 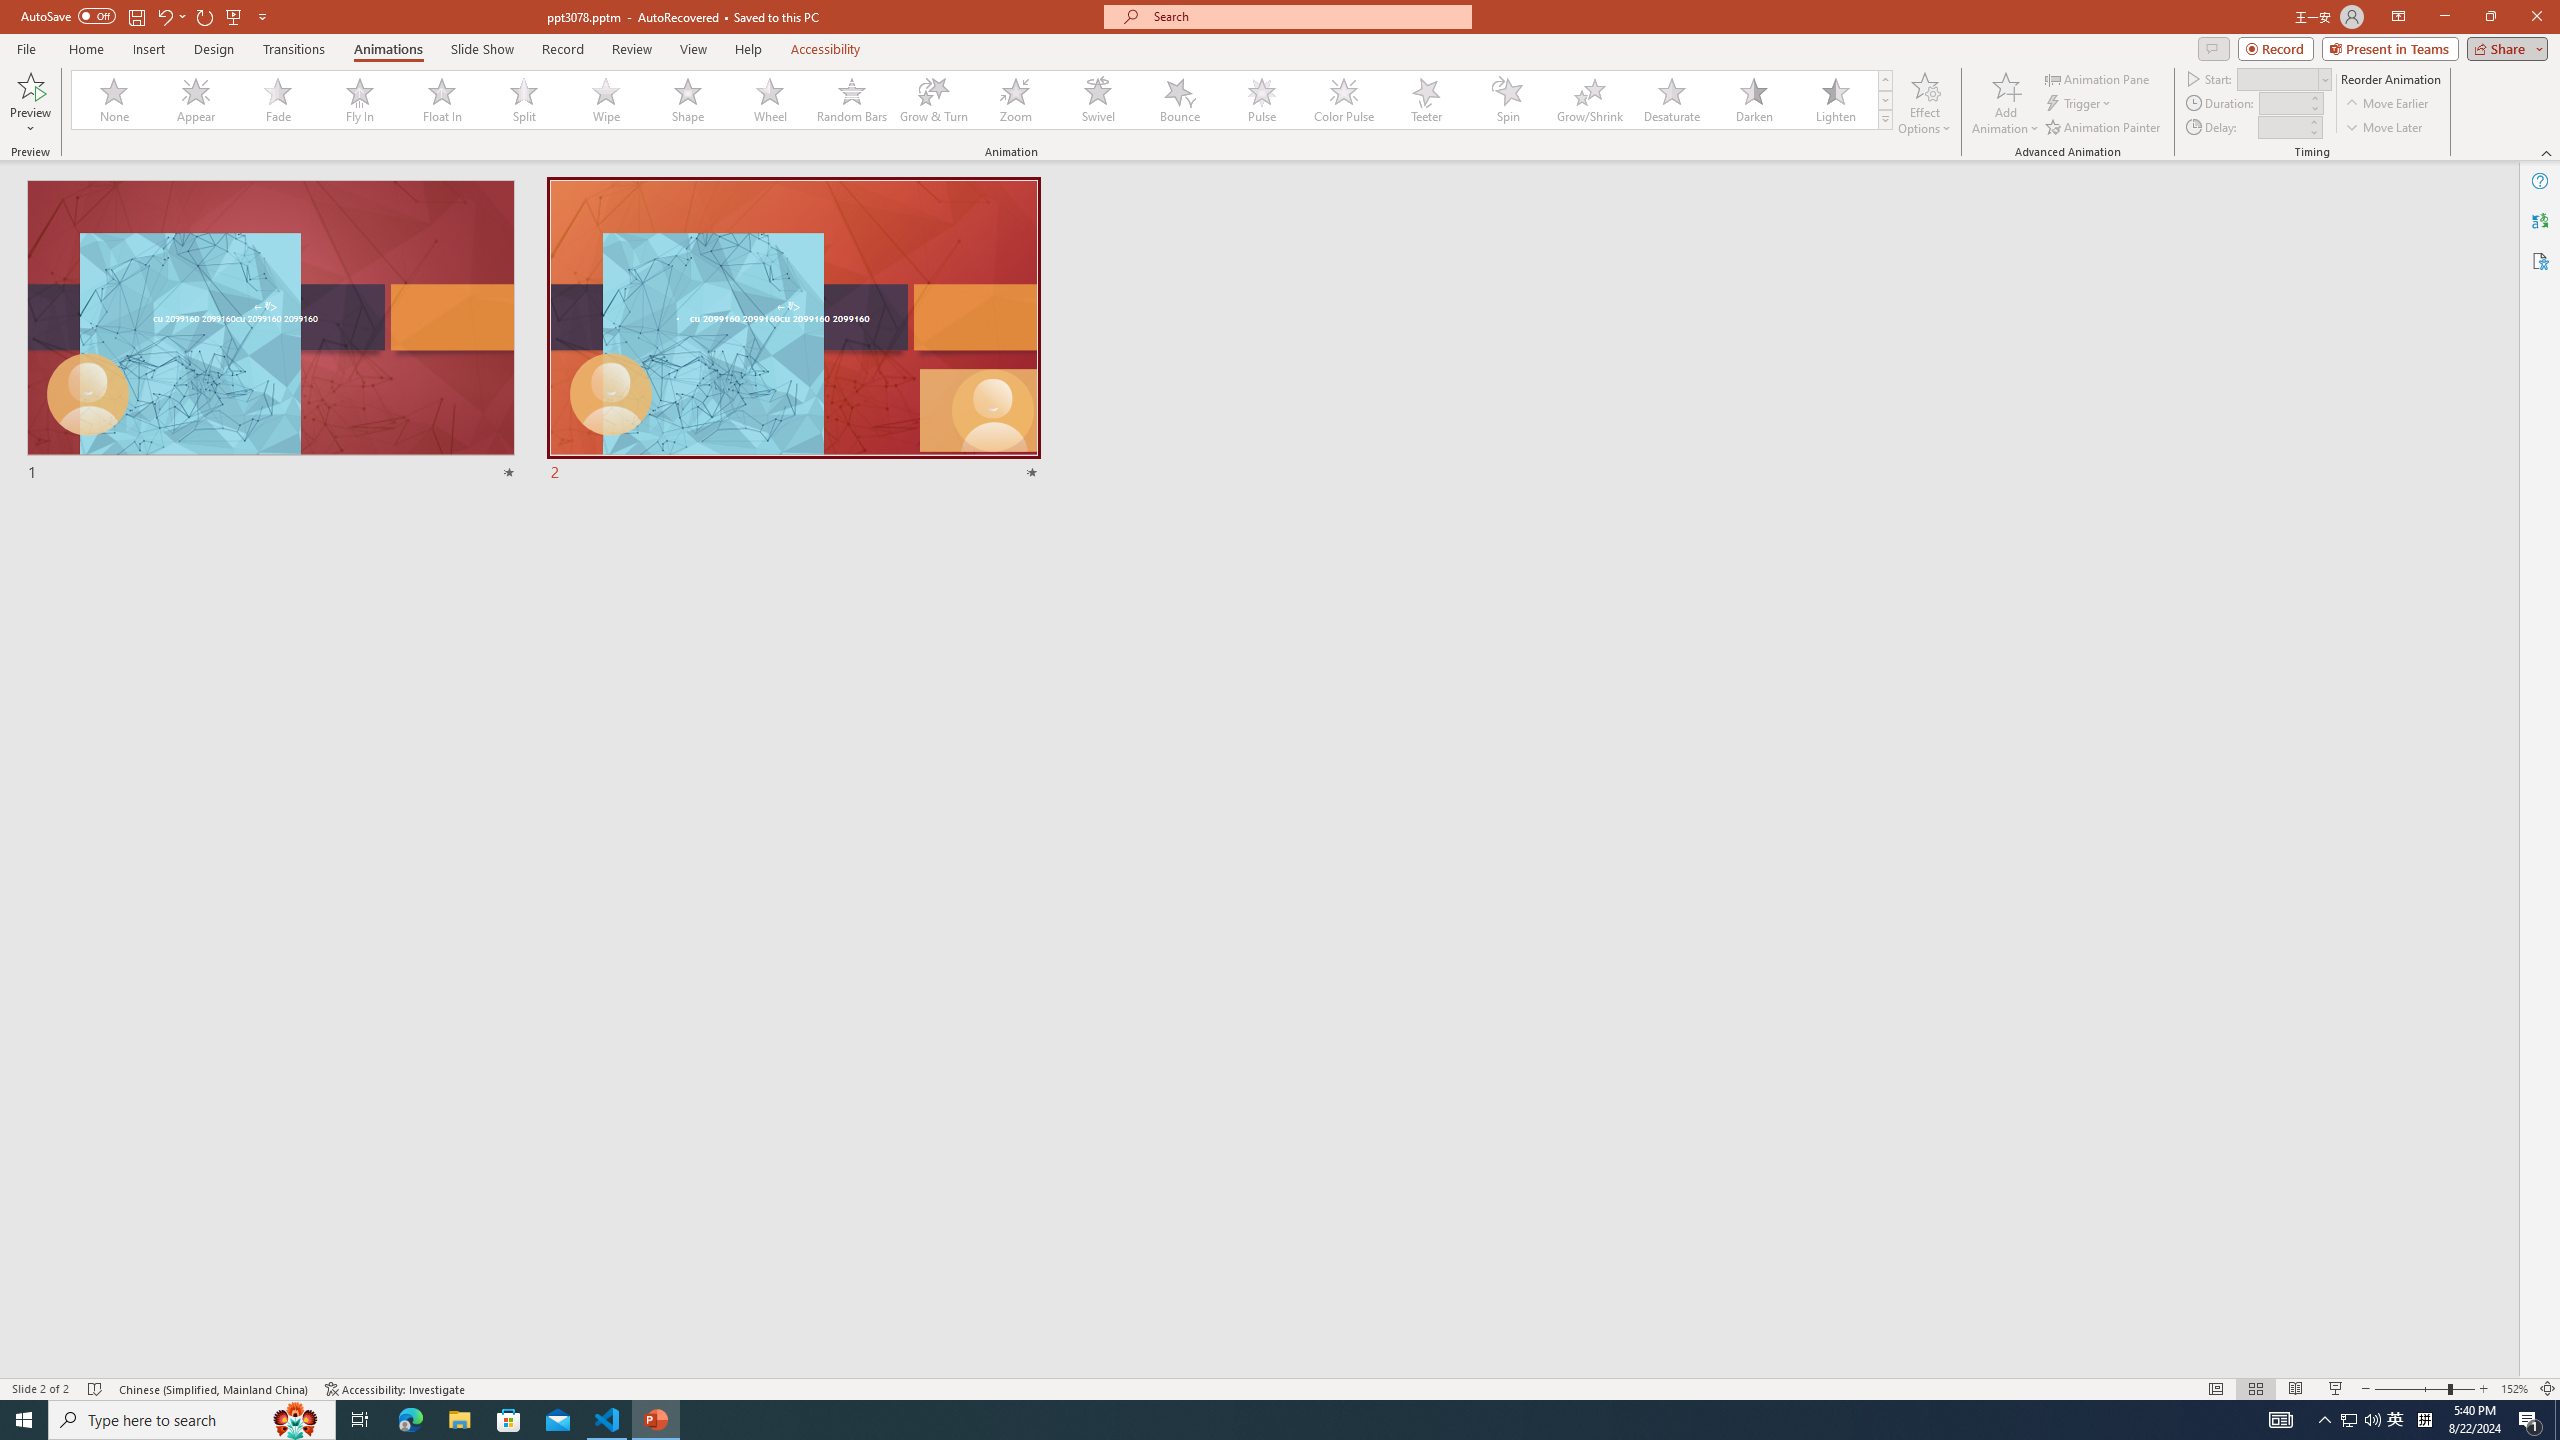 What do you see at coordinates (1261, 99) in the screenshot?
I see `'Pulse'` at bounding box center [1261, 99].